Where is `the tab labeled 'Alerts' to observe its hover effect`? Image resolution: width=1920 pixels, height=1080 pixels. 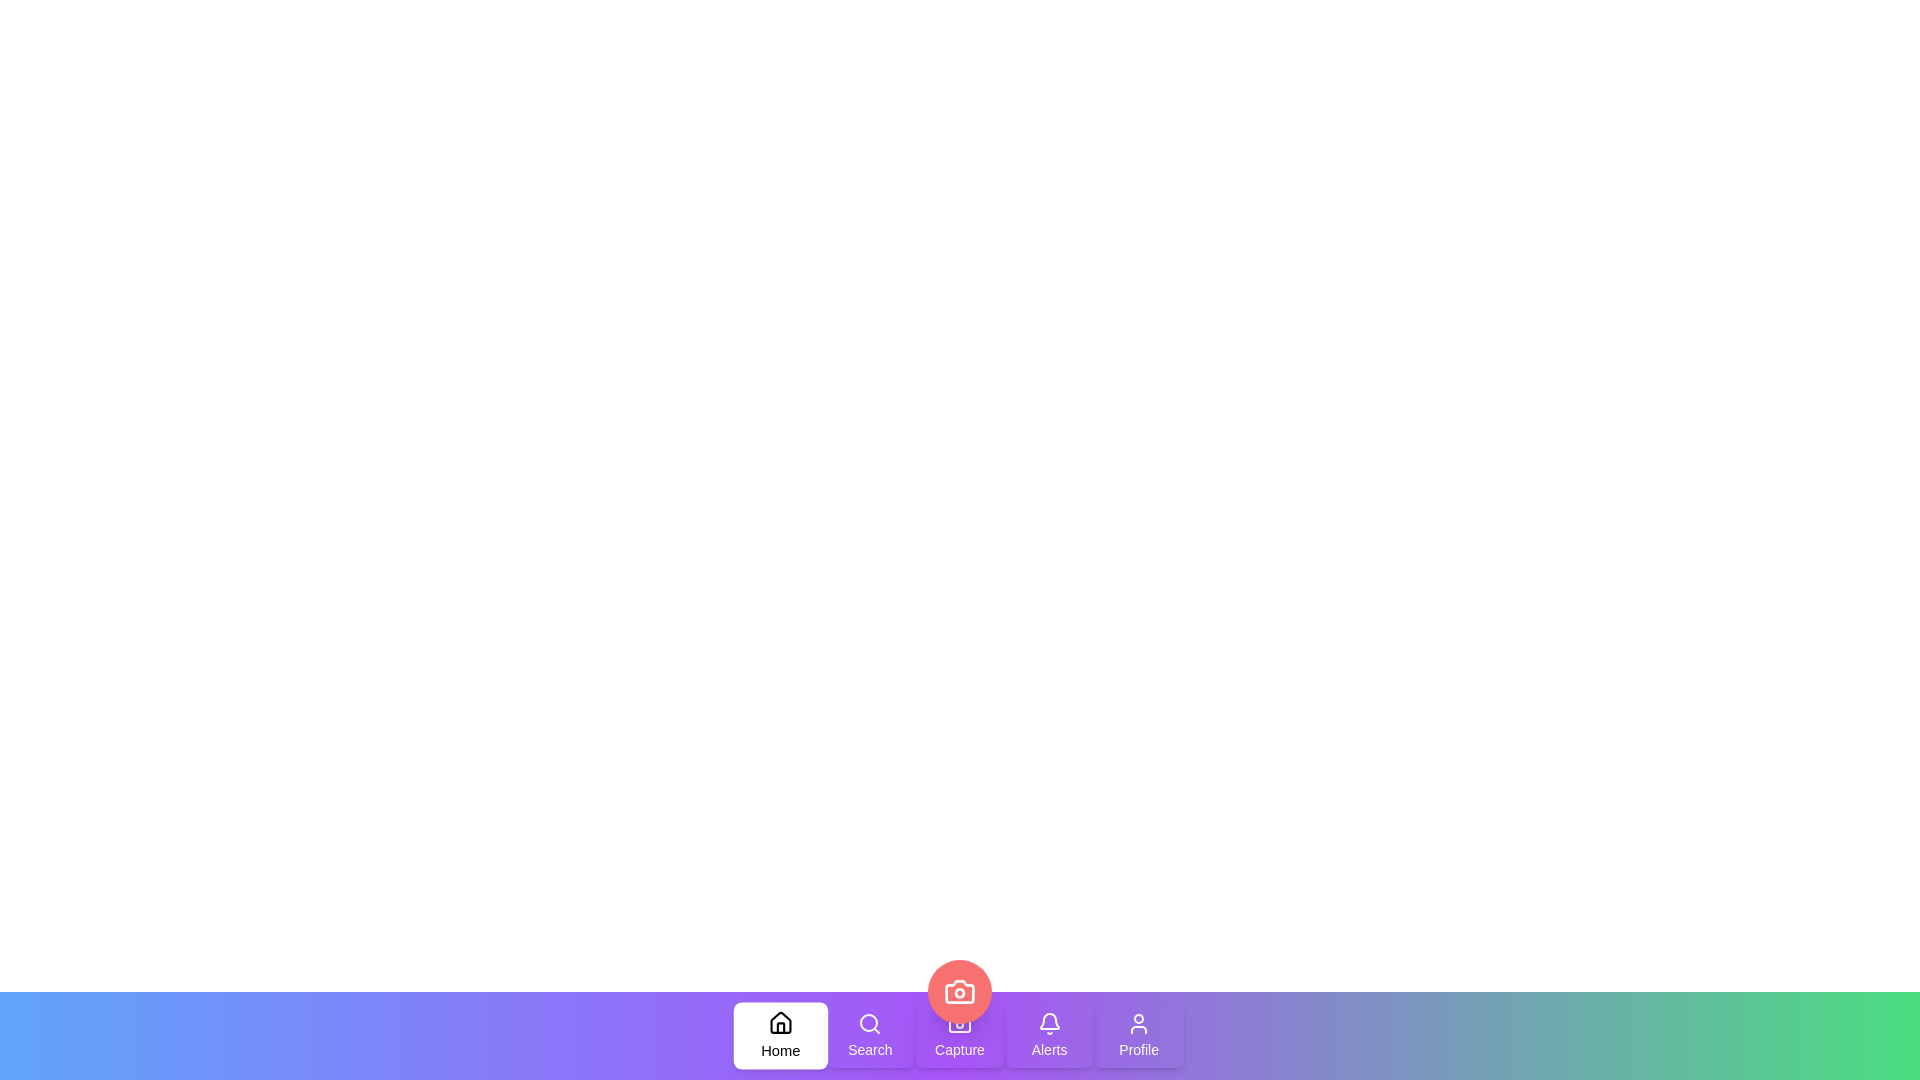
the tab labeled 'Alerts' to observe its hover effect is located at coordinates (1048, 1035).